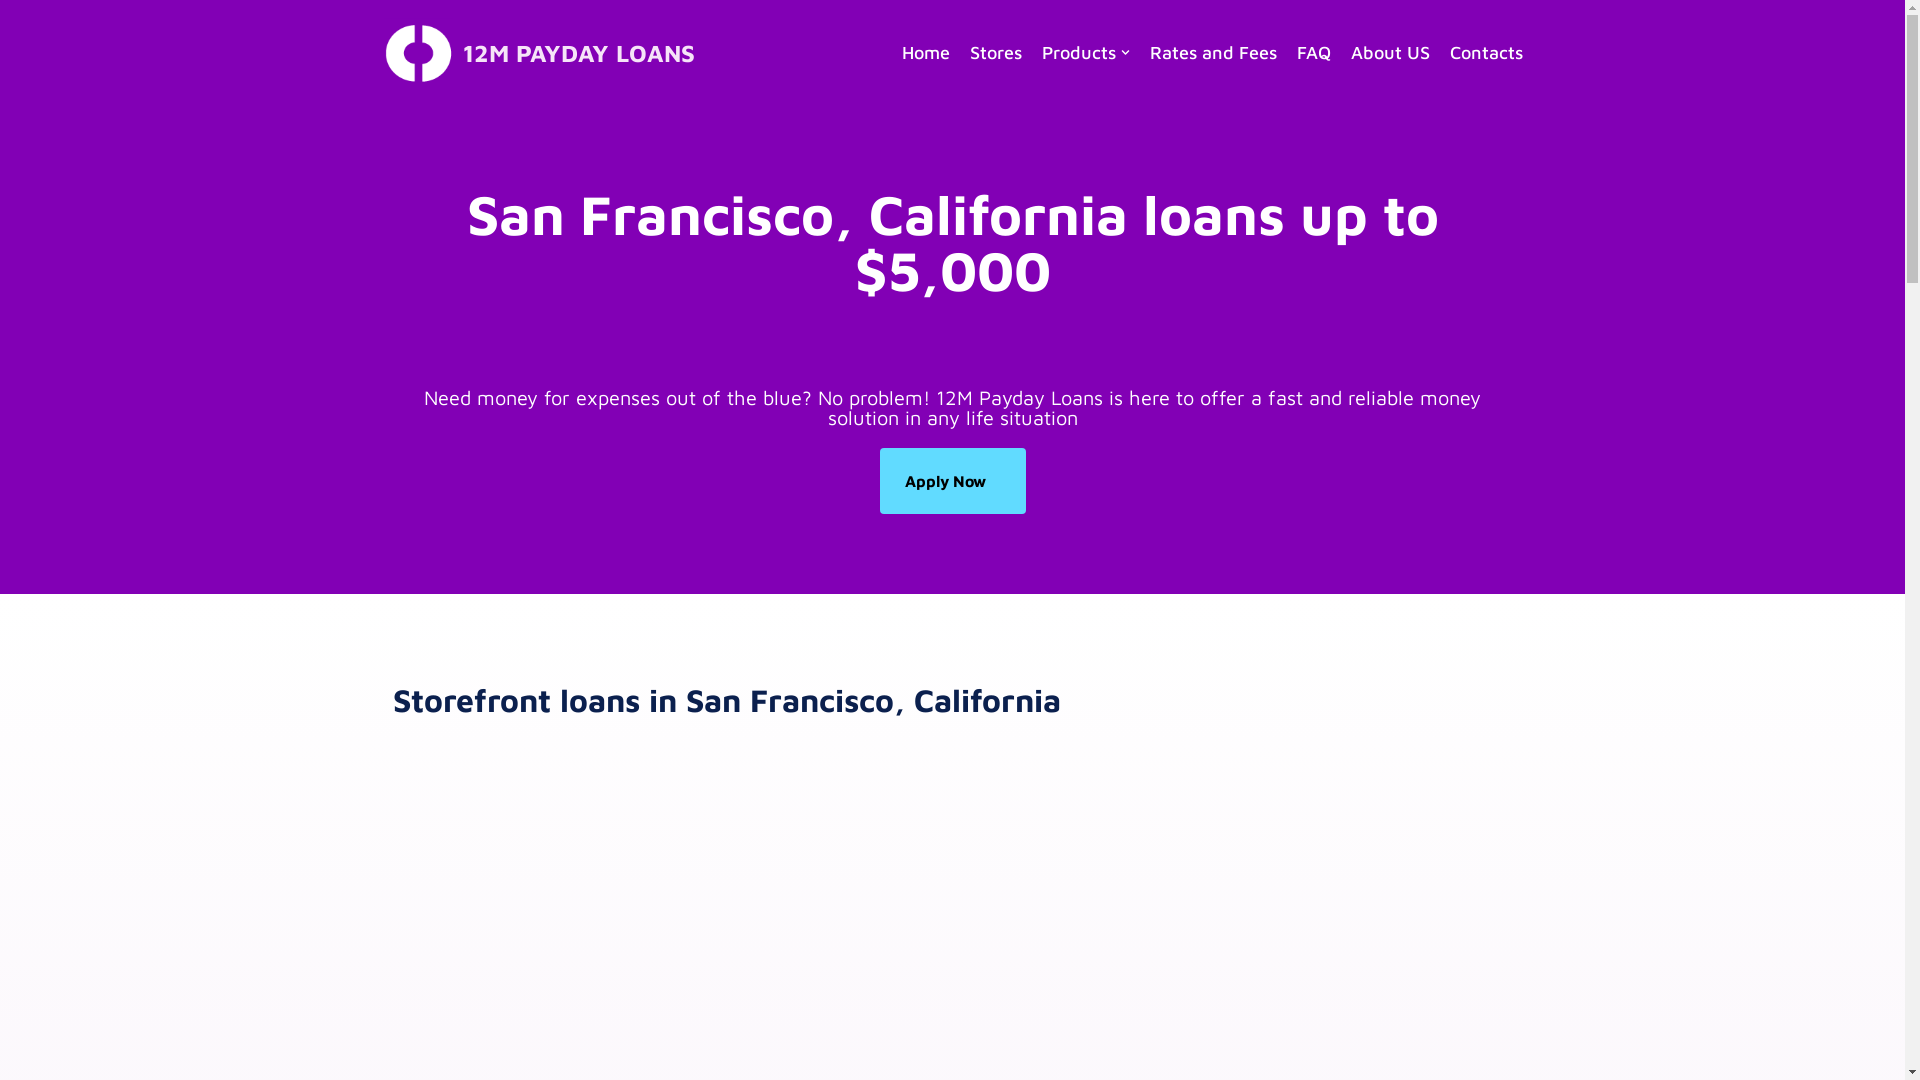 This screenshot has width=1920, height=1080. What do you see at coordinates (952, 481) in the screenshot?
I see `'Apply Now'` at bounding box center [952, 481].